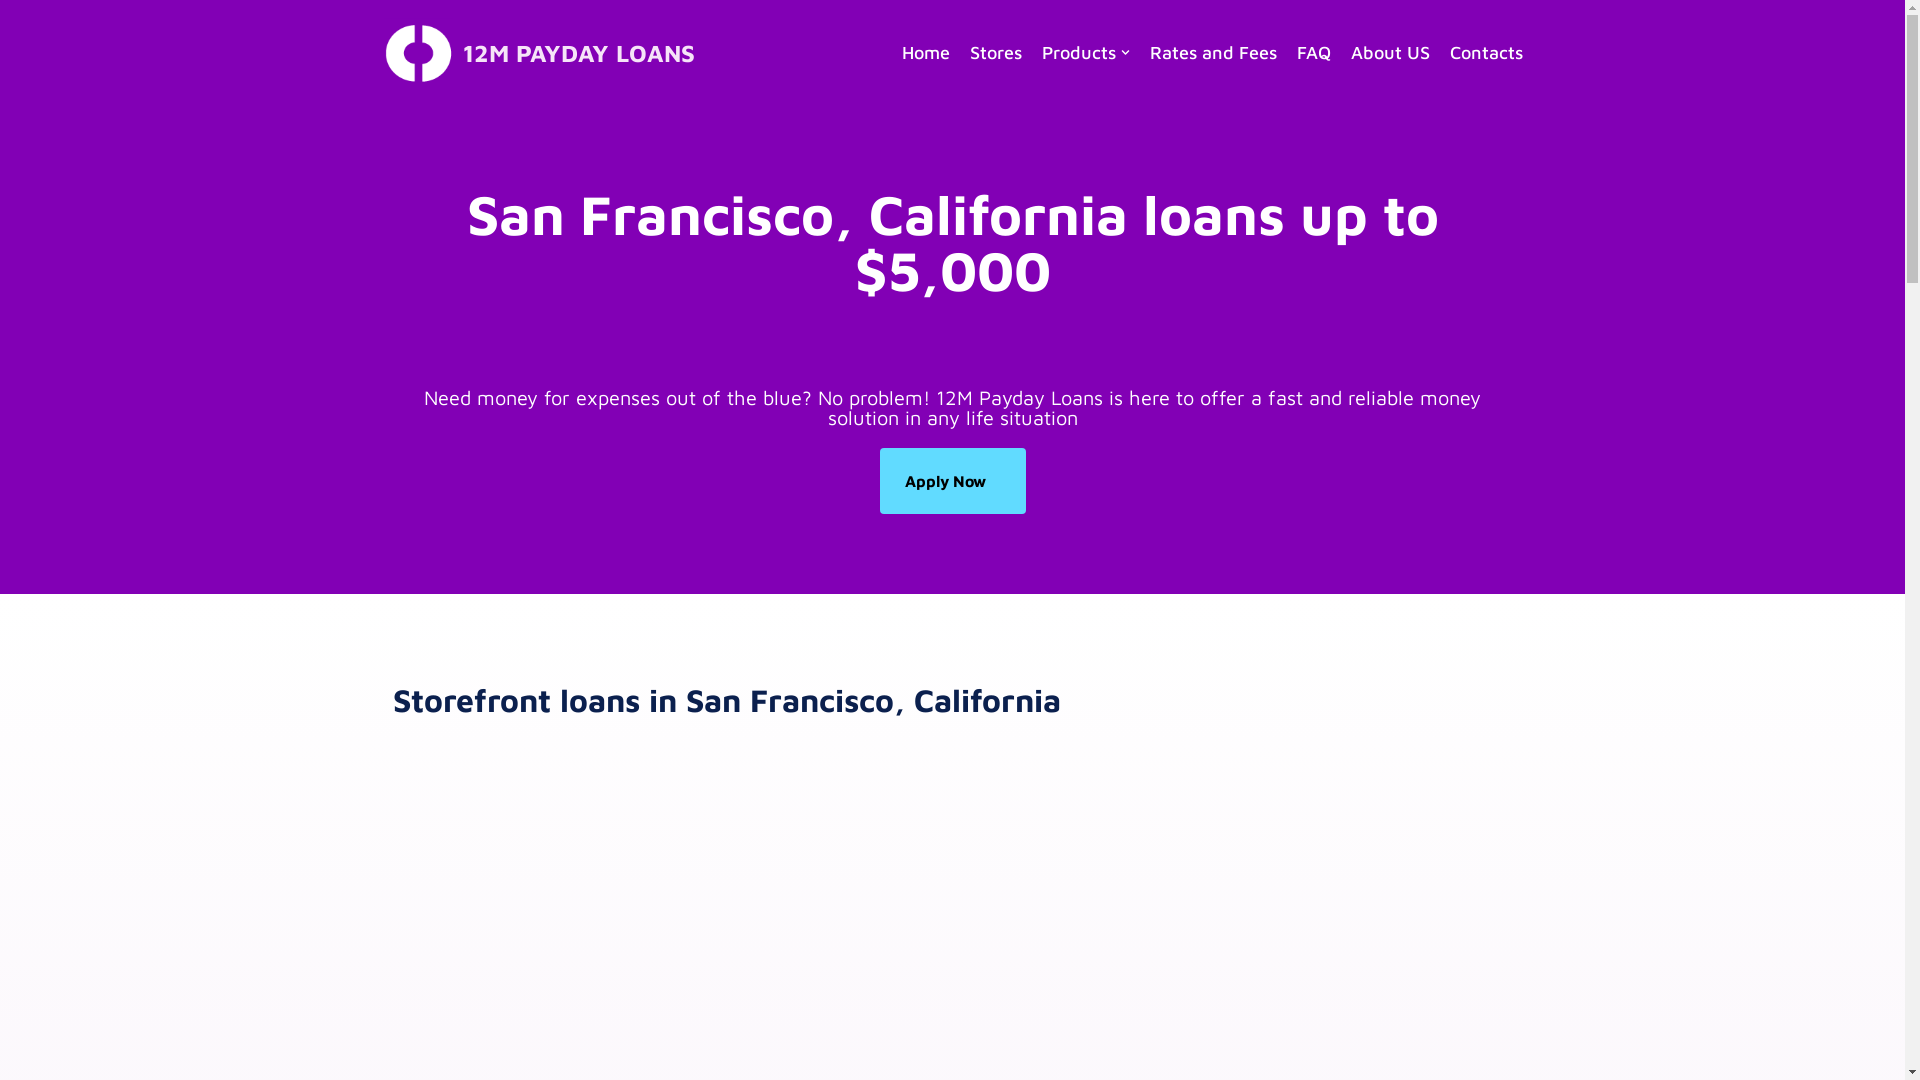 This screenshot has width=1920, height=1080. What do you see at coordinates (952, 481) in the screenshot?
I see `'Apply Now'` at bounding box center [952, 481].